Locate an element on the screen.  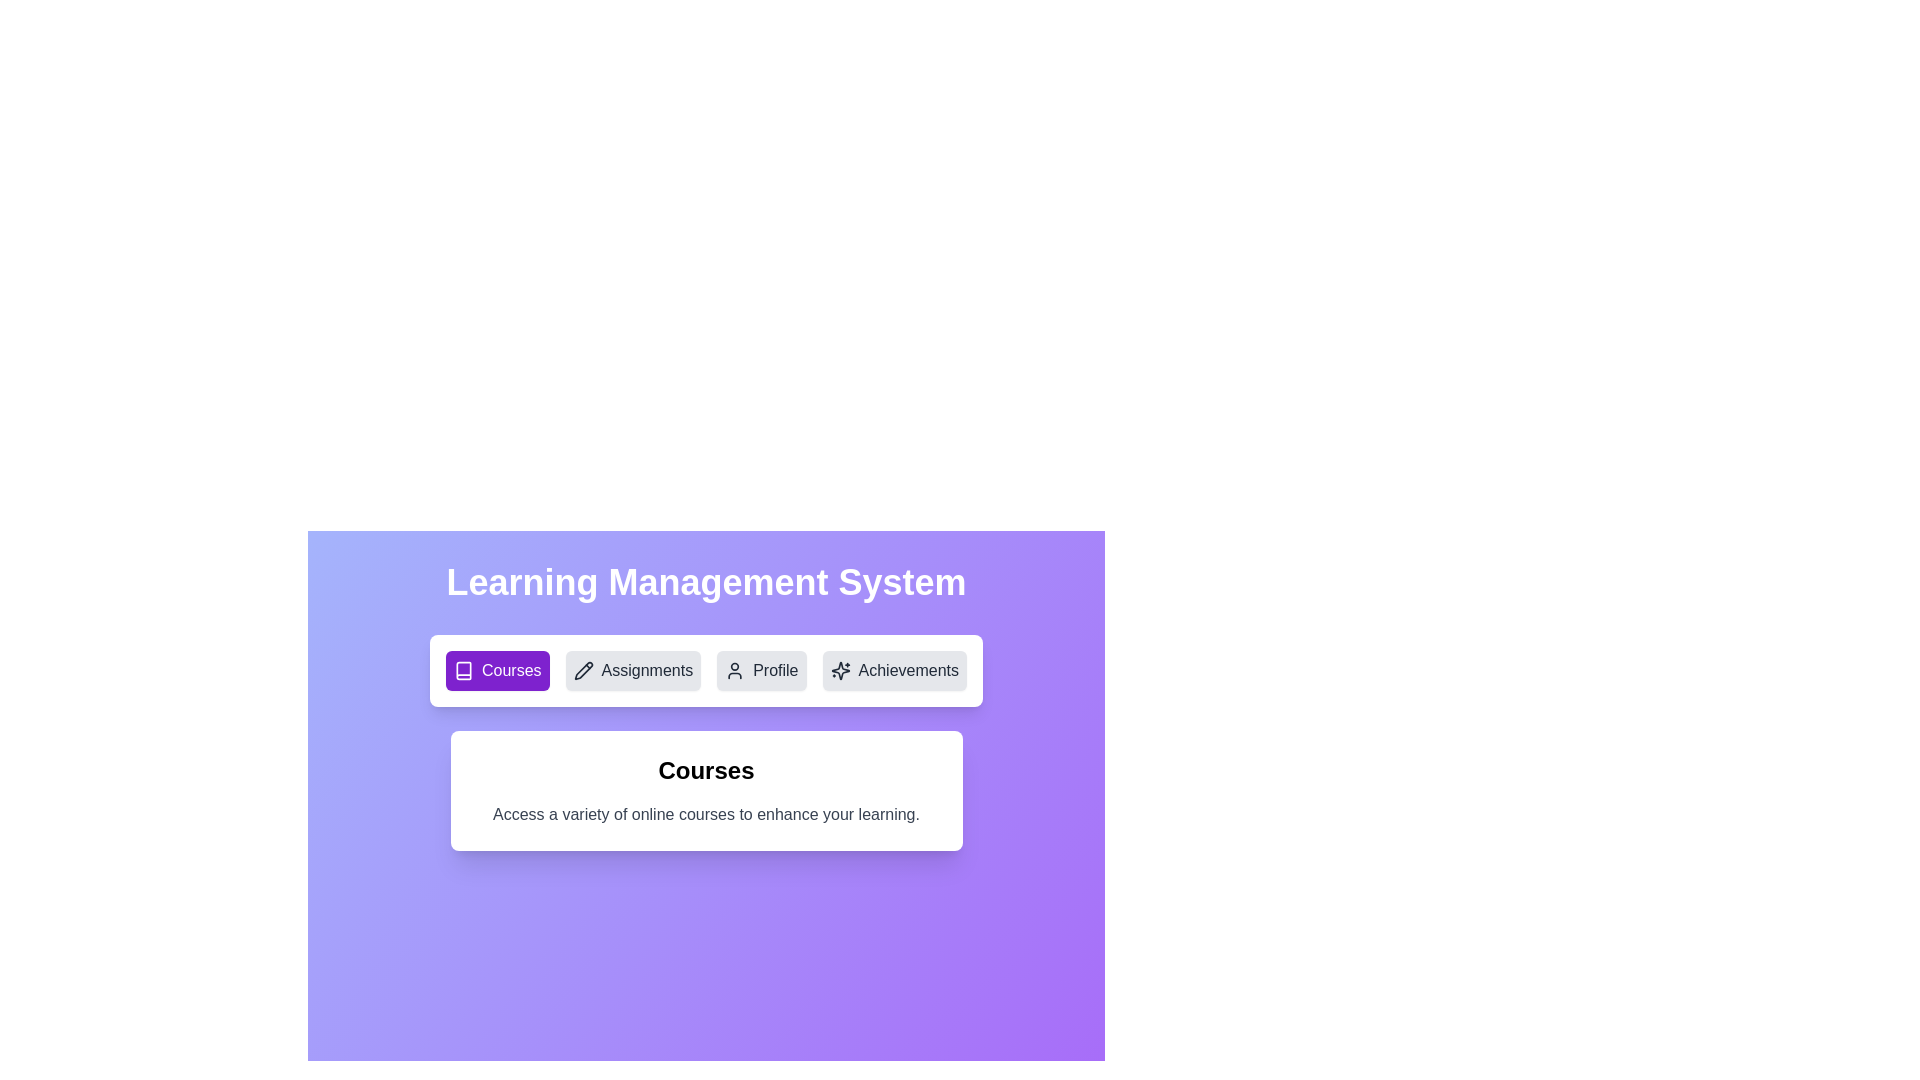
the Achievements tab by clicking its button is located at coordinates (893, 671).